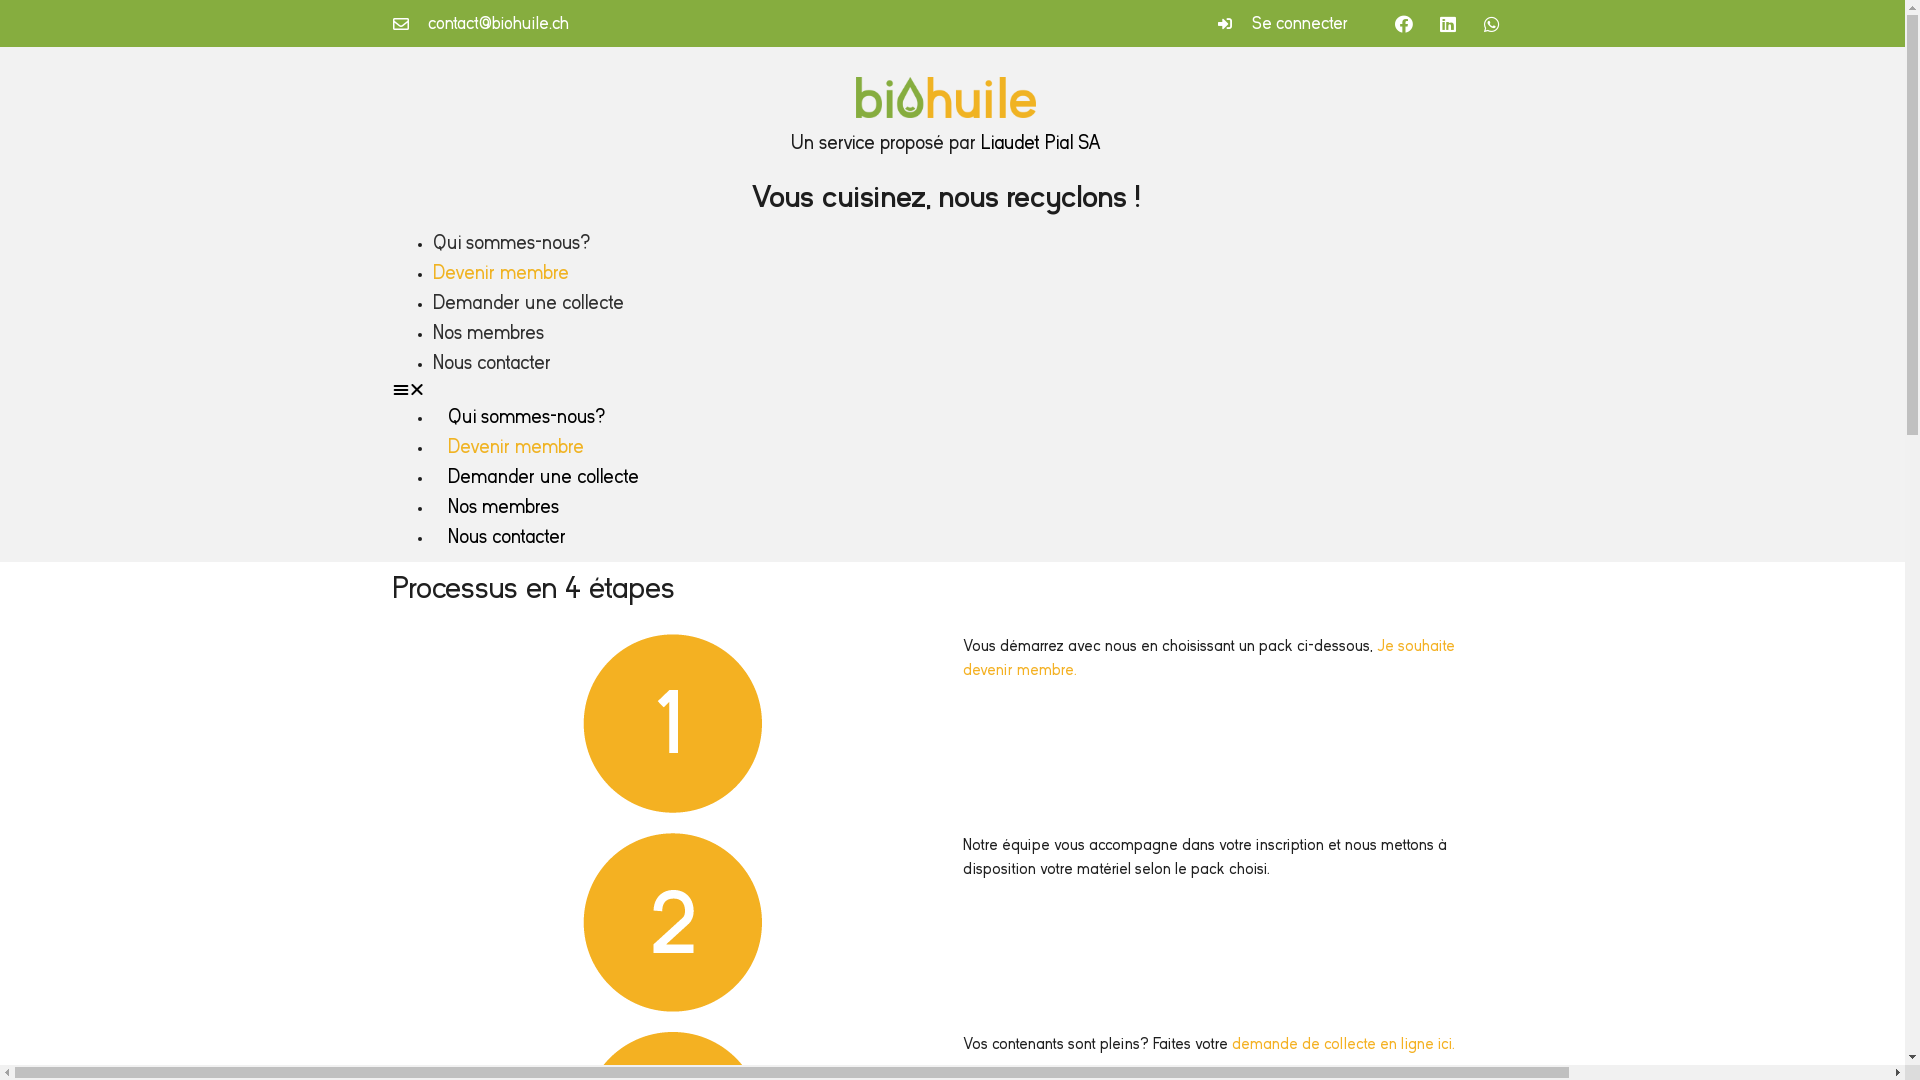  Describe the element at coordinates (969, 23) in the screenshot. I see `'Se connecter'` at that location.